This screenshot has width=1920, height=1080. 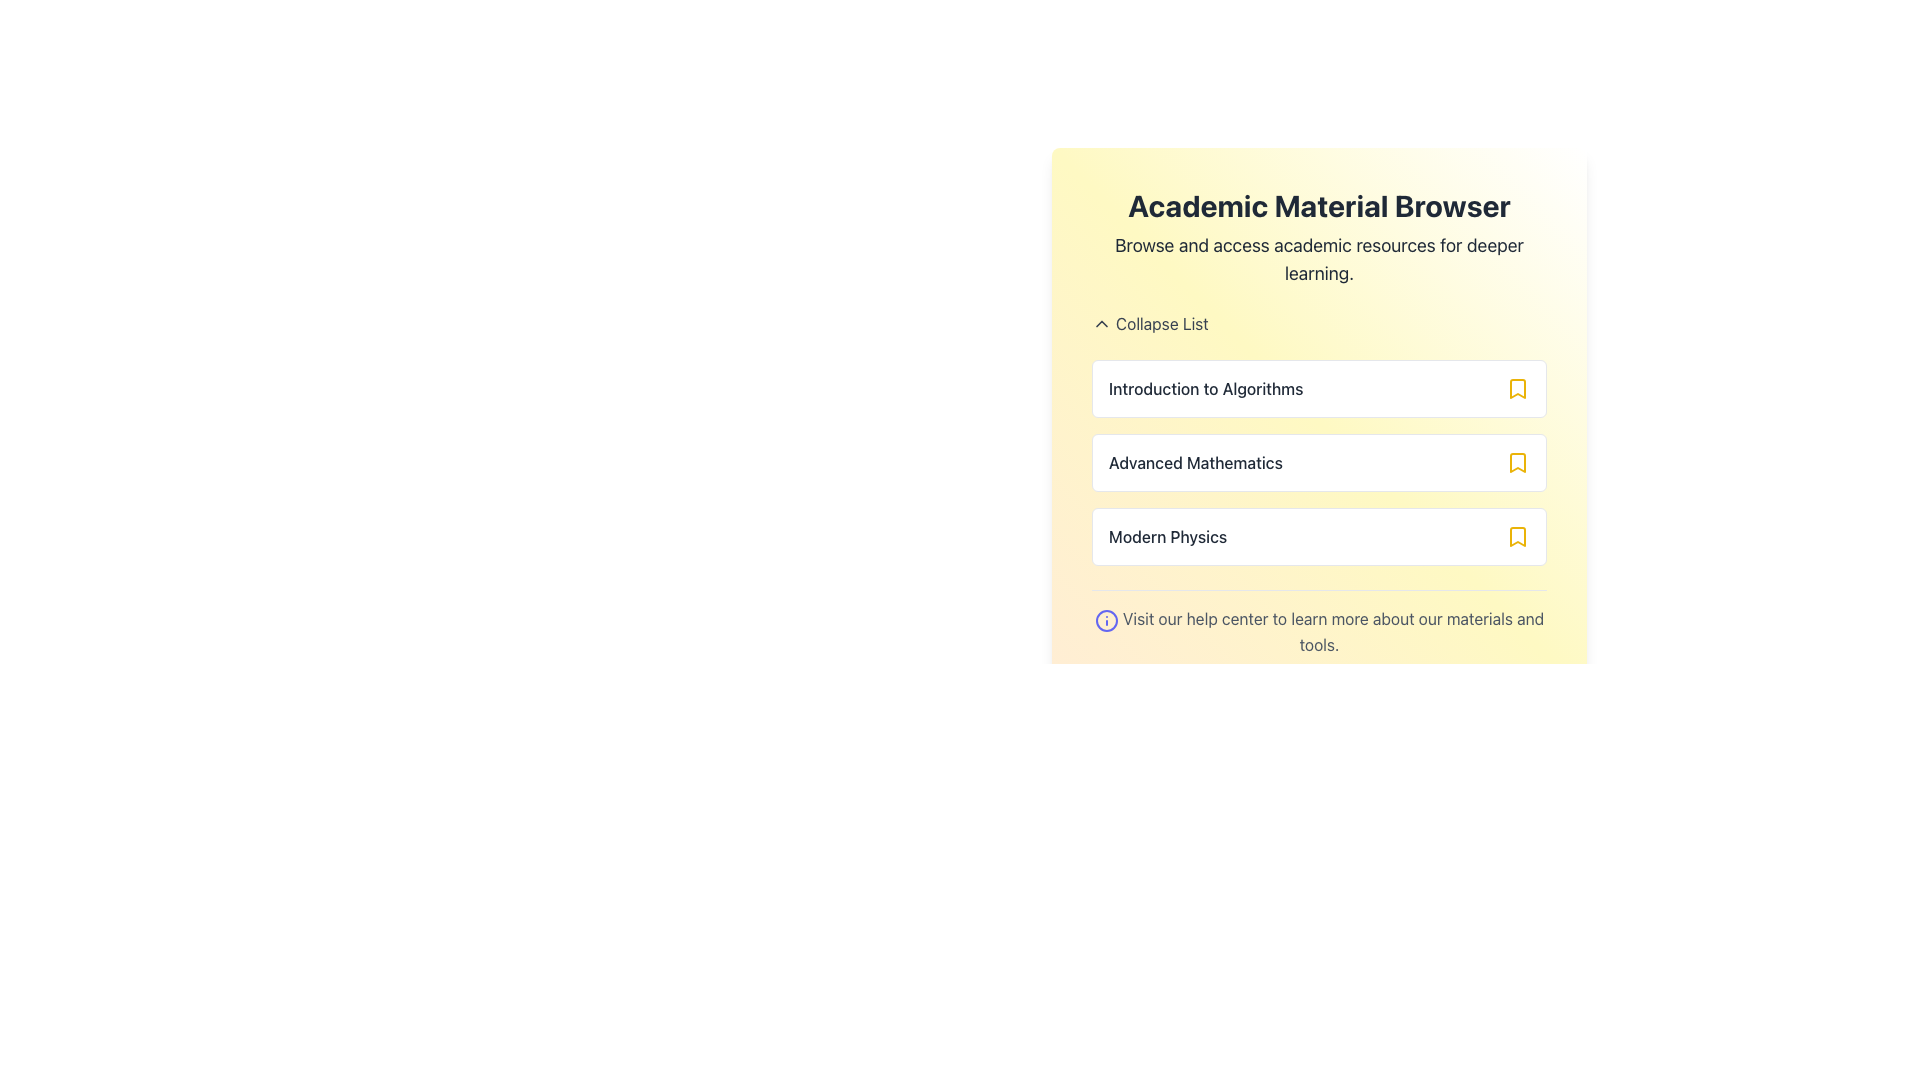 What do you see at coordinates (1319, 258) in the screenshot?
I see `text paragraph that states 'Browse and access academic resources for deeper learning.', which is positioned below the title 'Academic Material Browser' on a yellow background` at bounding box center [1319, 258].